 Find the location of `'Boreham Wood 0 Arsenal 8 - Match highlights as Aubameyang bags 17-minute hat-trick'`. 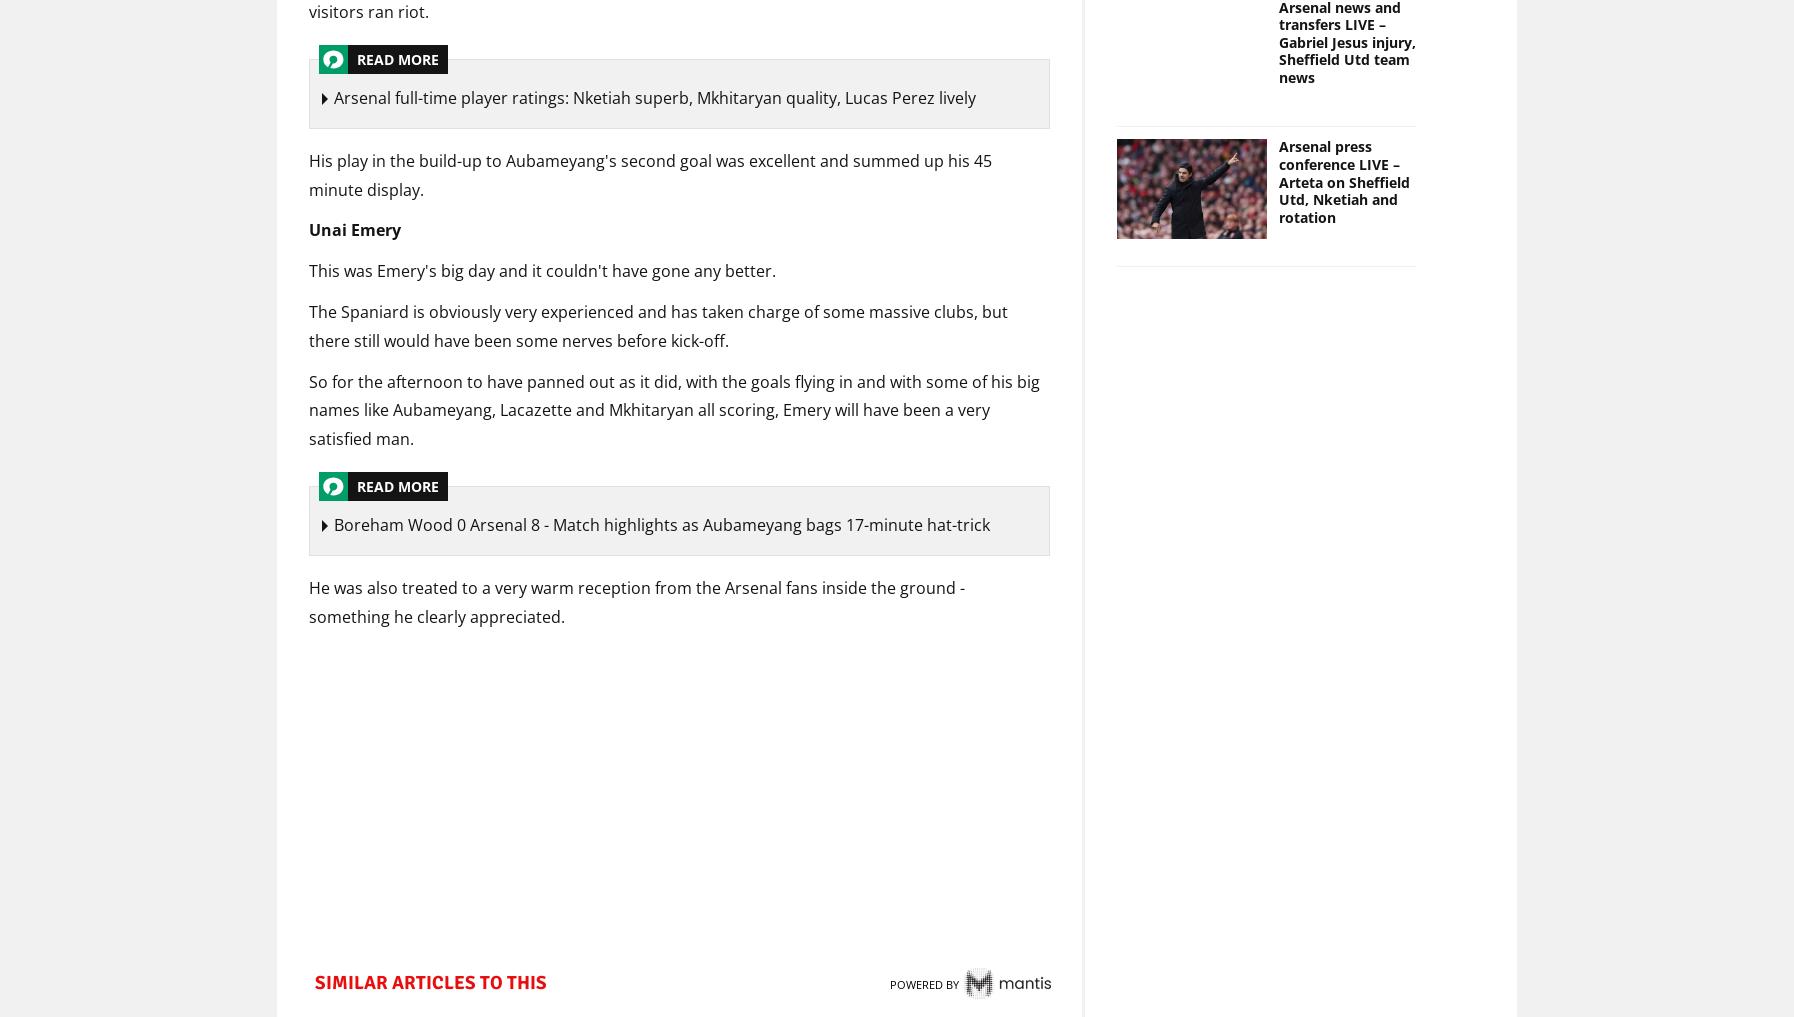

'Boreham Wood 0 Arsenal 8 - Match highlights as Aubameyang bags 17-minute hat-trick' is located at coordinates (661, 527).